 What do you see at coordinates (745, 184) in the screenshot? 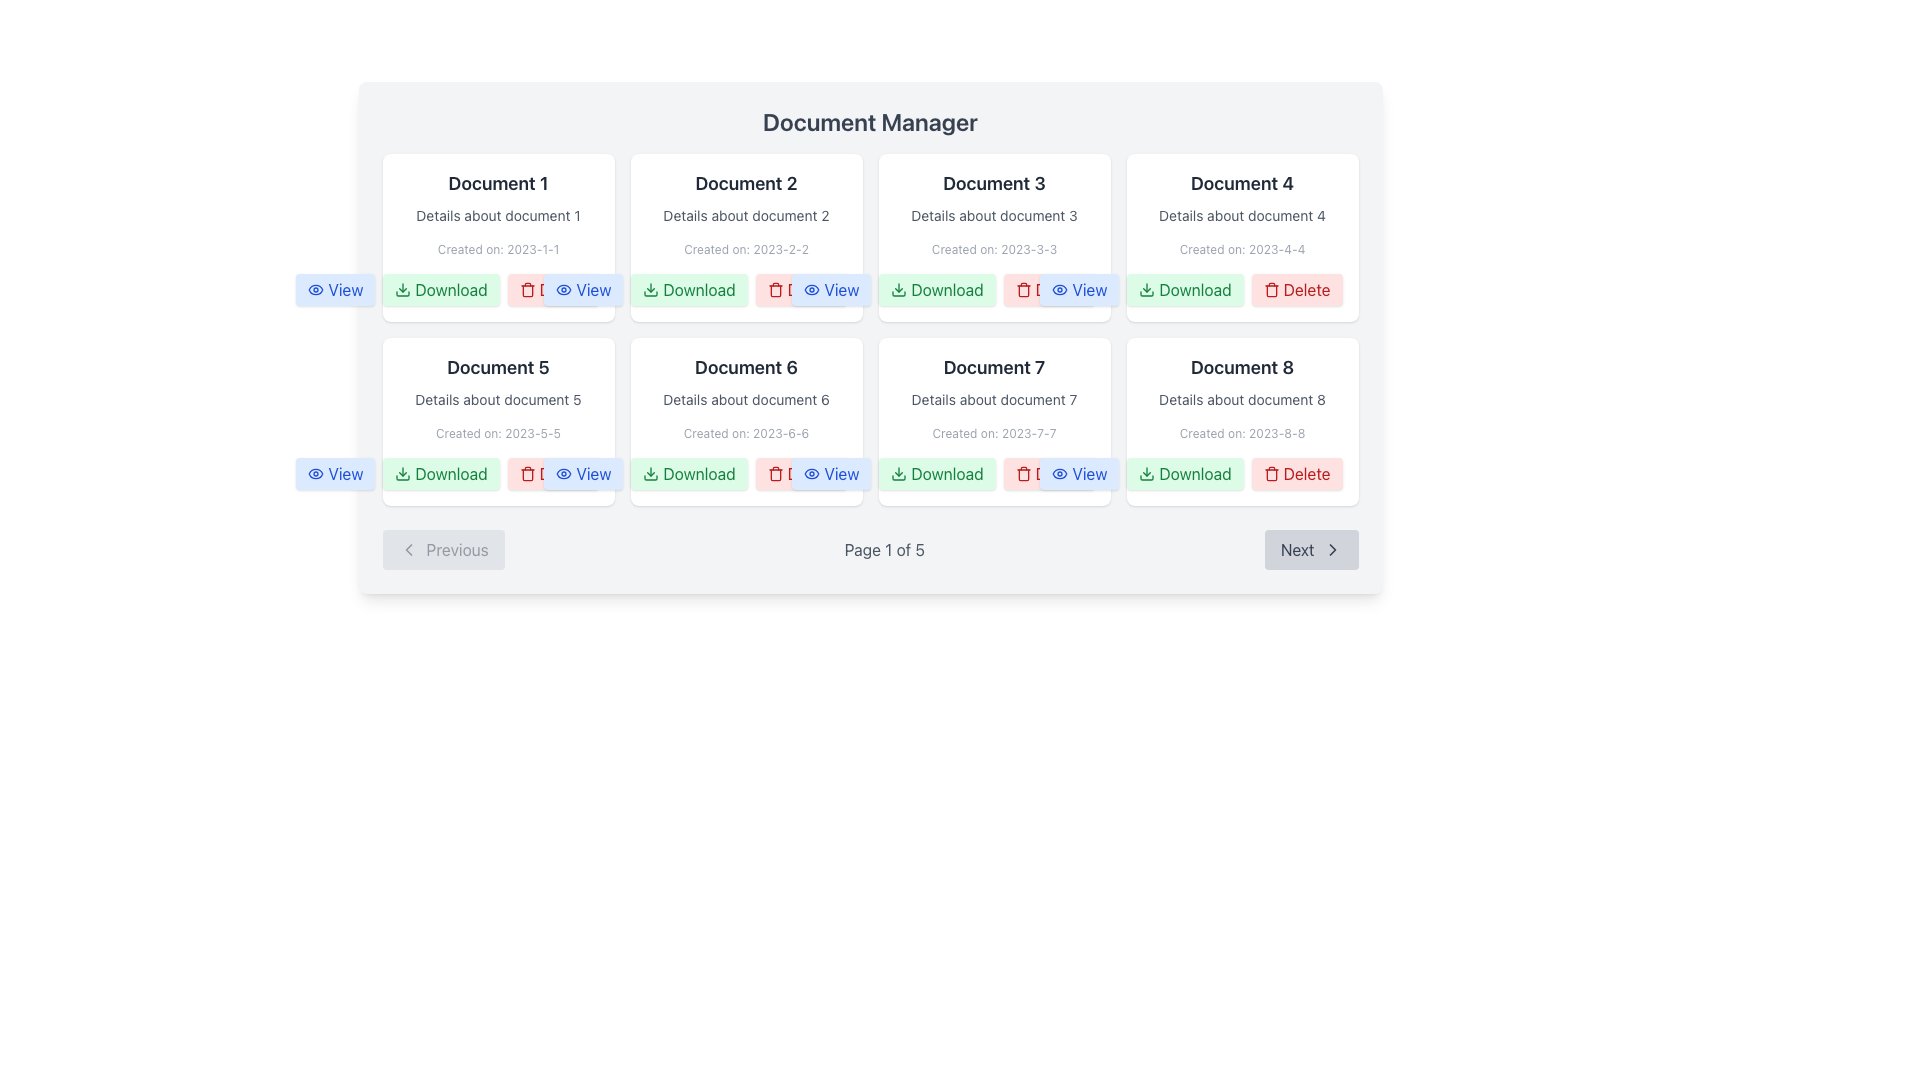
I see `the title label of the document located in the second document card of the first row in the grid layout` at bounding box center [745, 184].